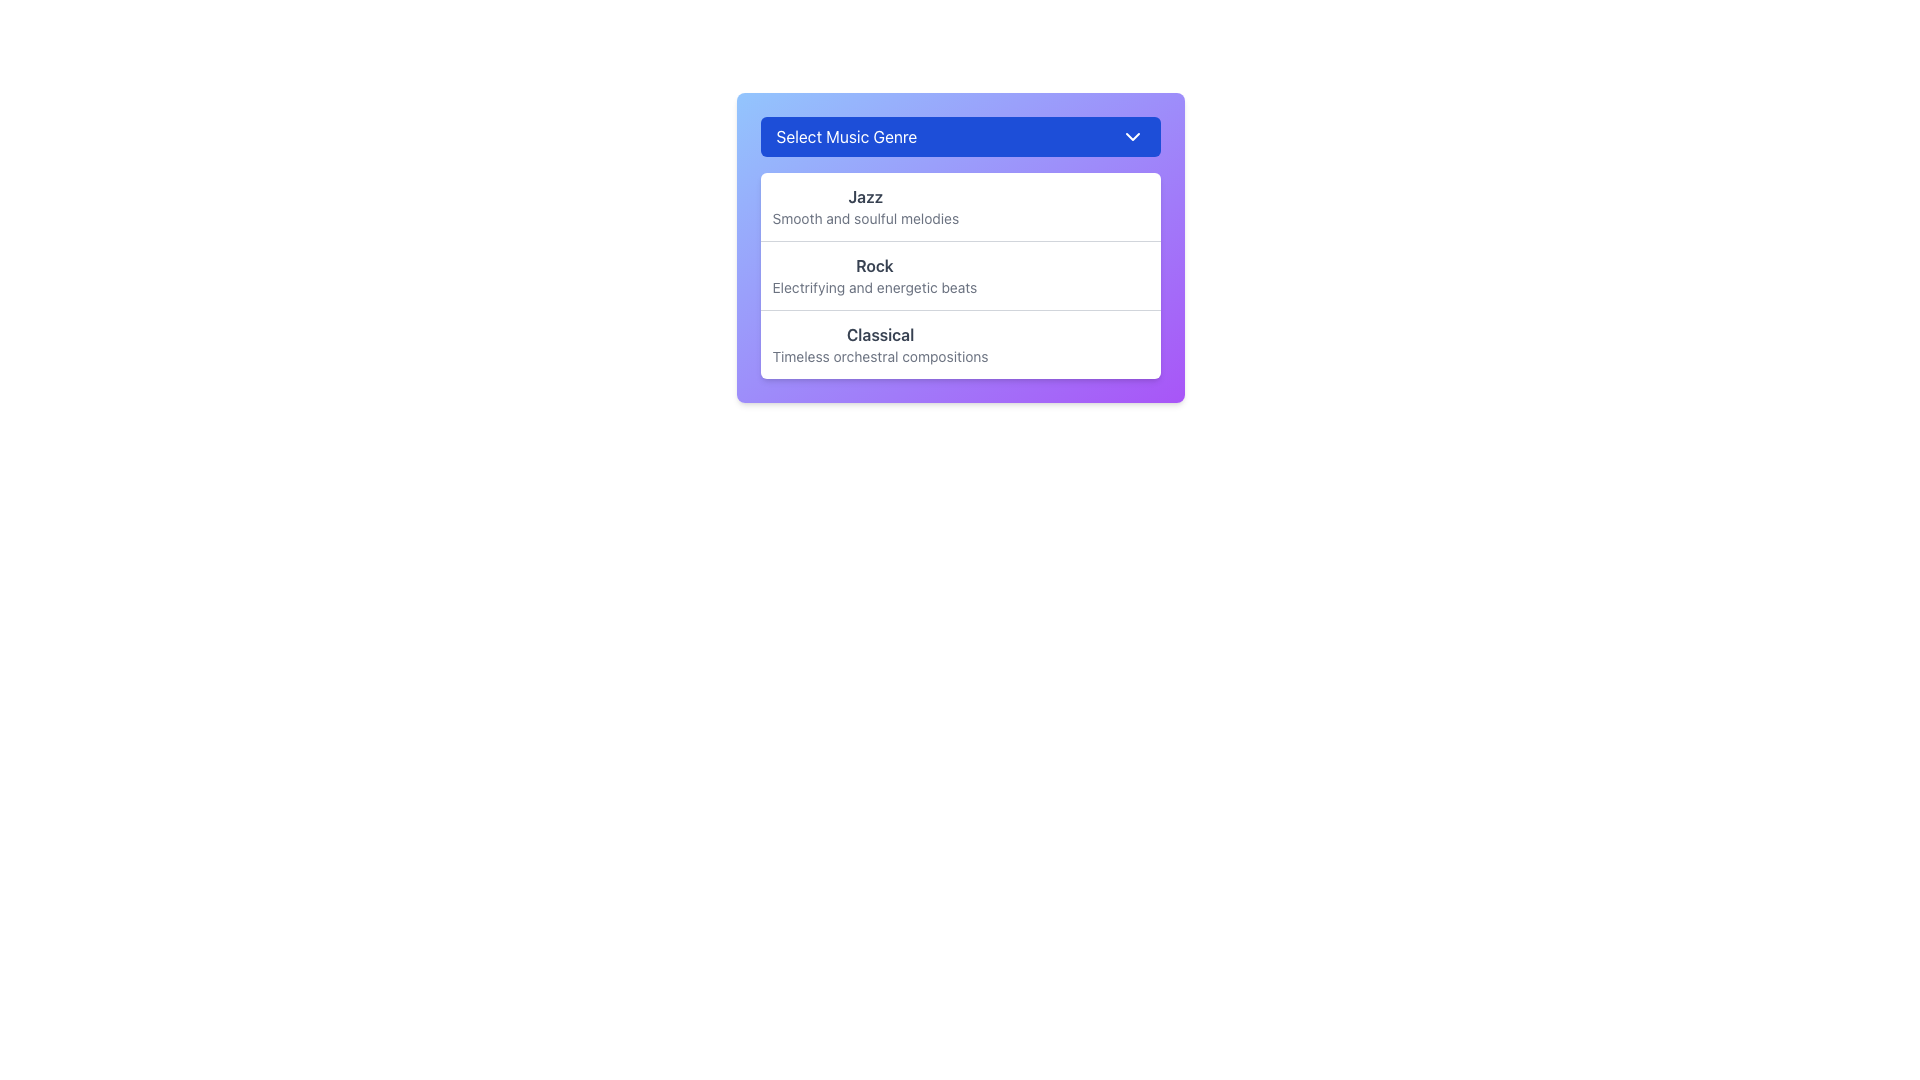  Describe the element at coordinates (960, 207) in the screenshot. I see `the first list item representing the 'Jazz' music genre` at that location.